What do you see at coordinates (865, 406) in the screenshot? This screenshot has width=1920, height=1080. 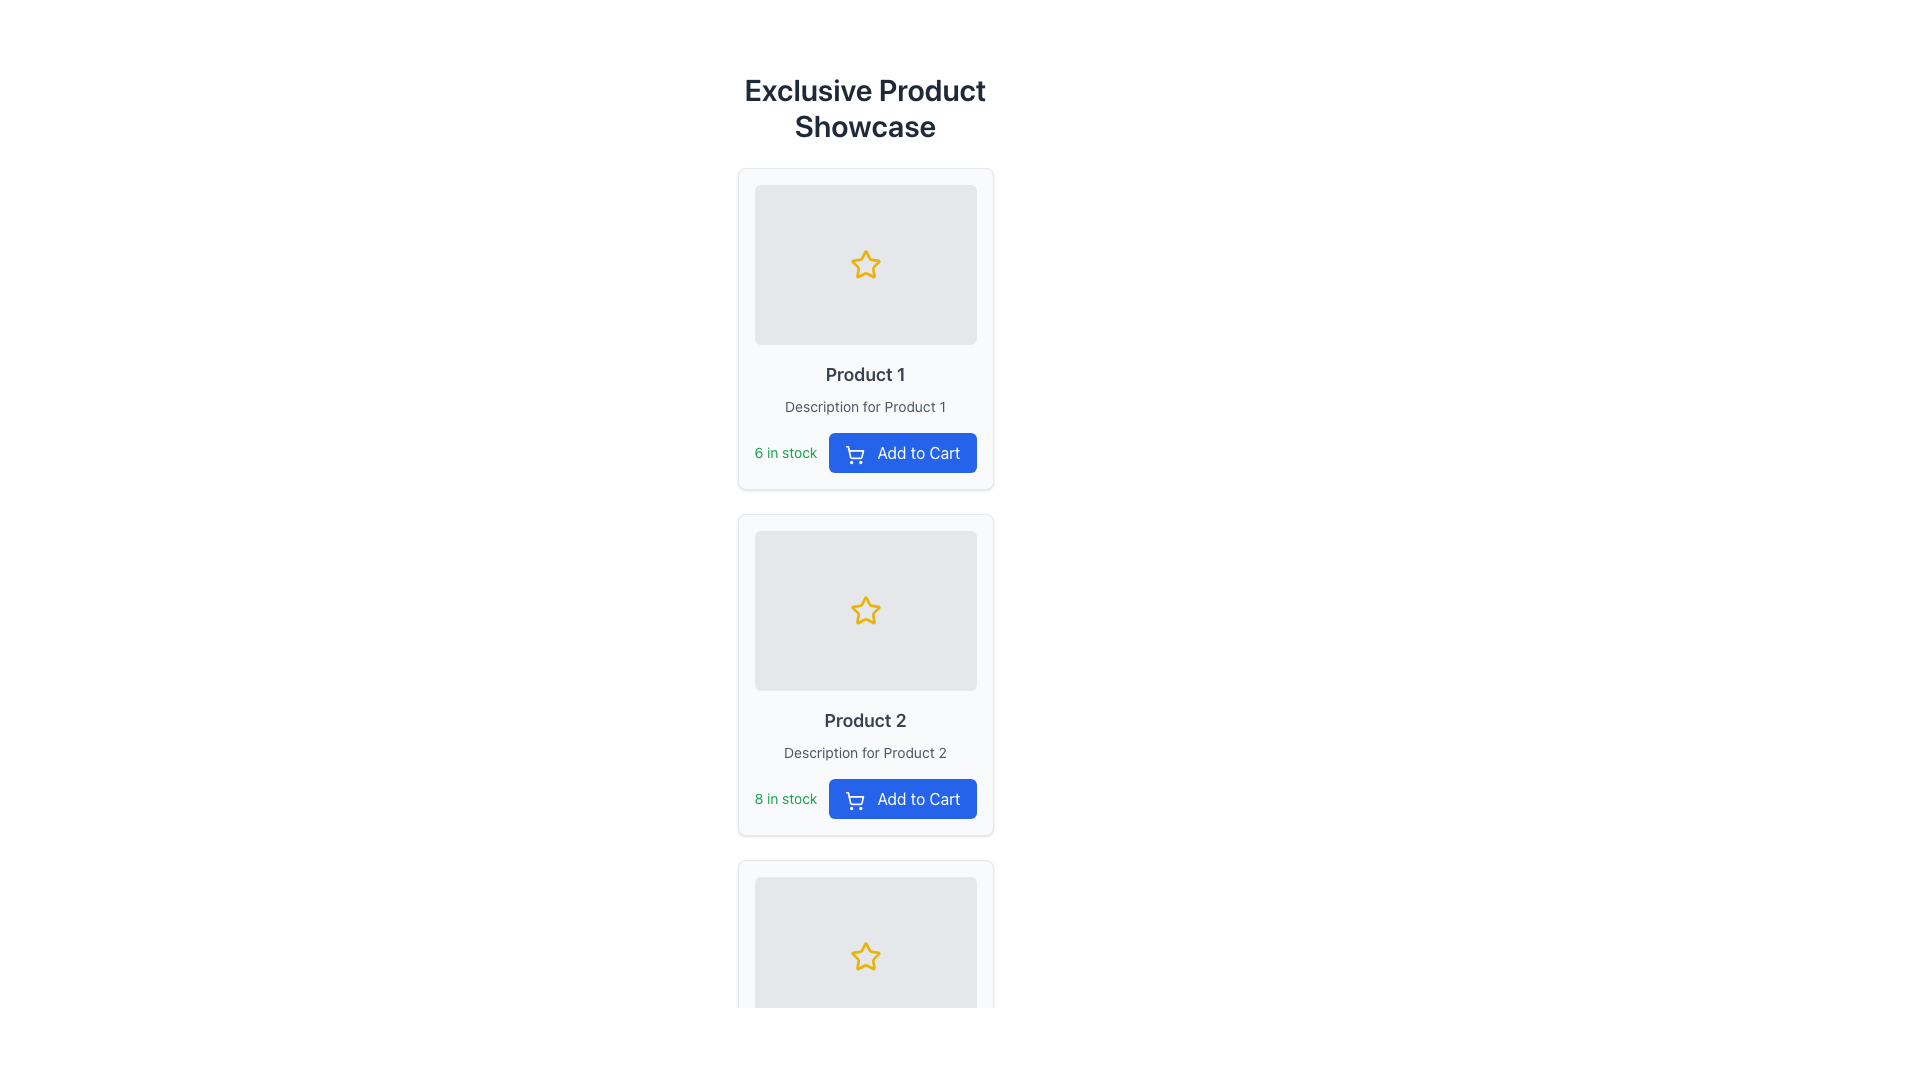 I see `the text display element that provides descriptive information about 'Product 1', located beneath the product title and above the stock and cart section` at bounding box center [865, 406].